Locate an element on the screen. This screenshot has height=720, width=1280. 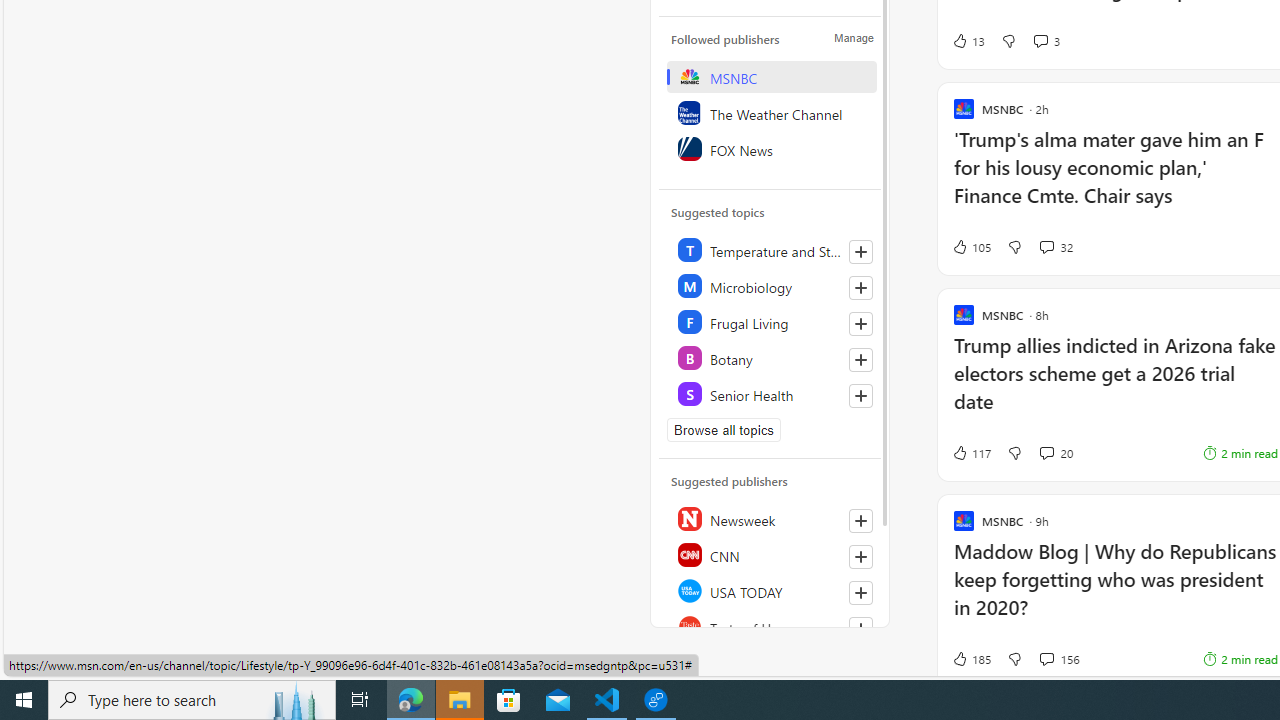
'13 Like' is located at coordinates (968, 41).